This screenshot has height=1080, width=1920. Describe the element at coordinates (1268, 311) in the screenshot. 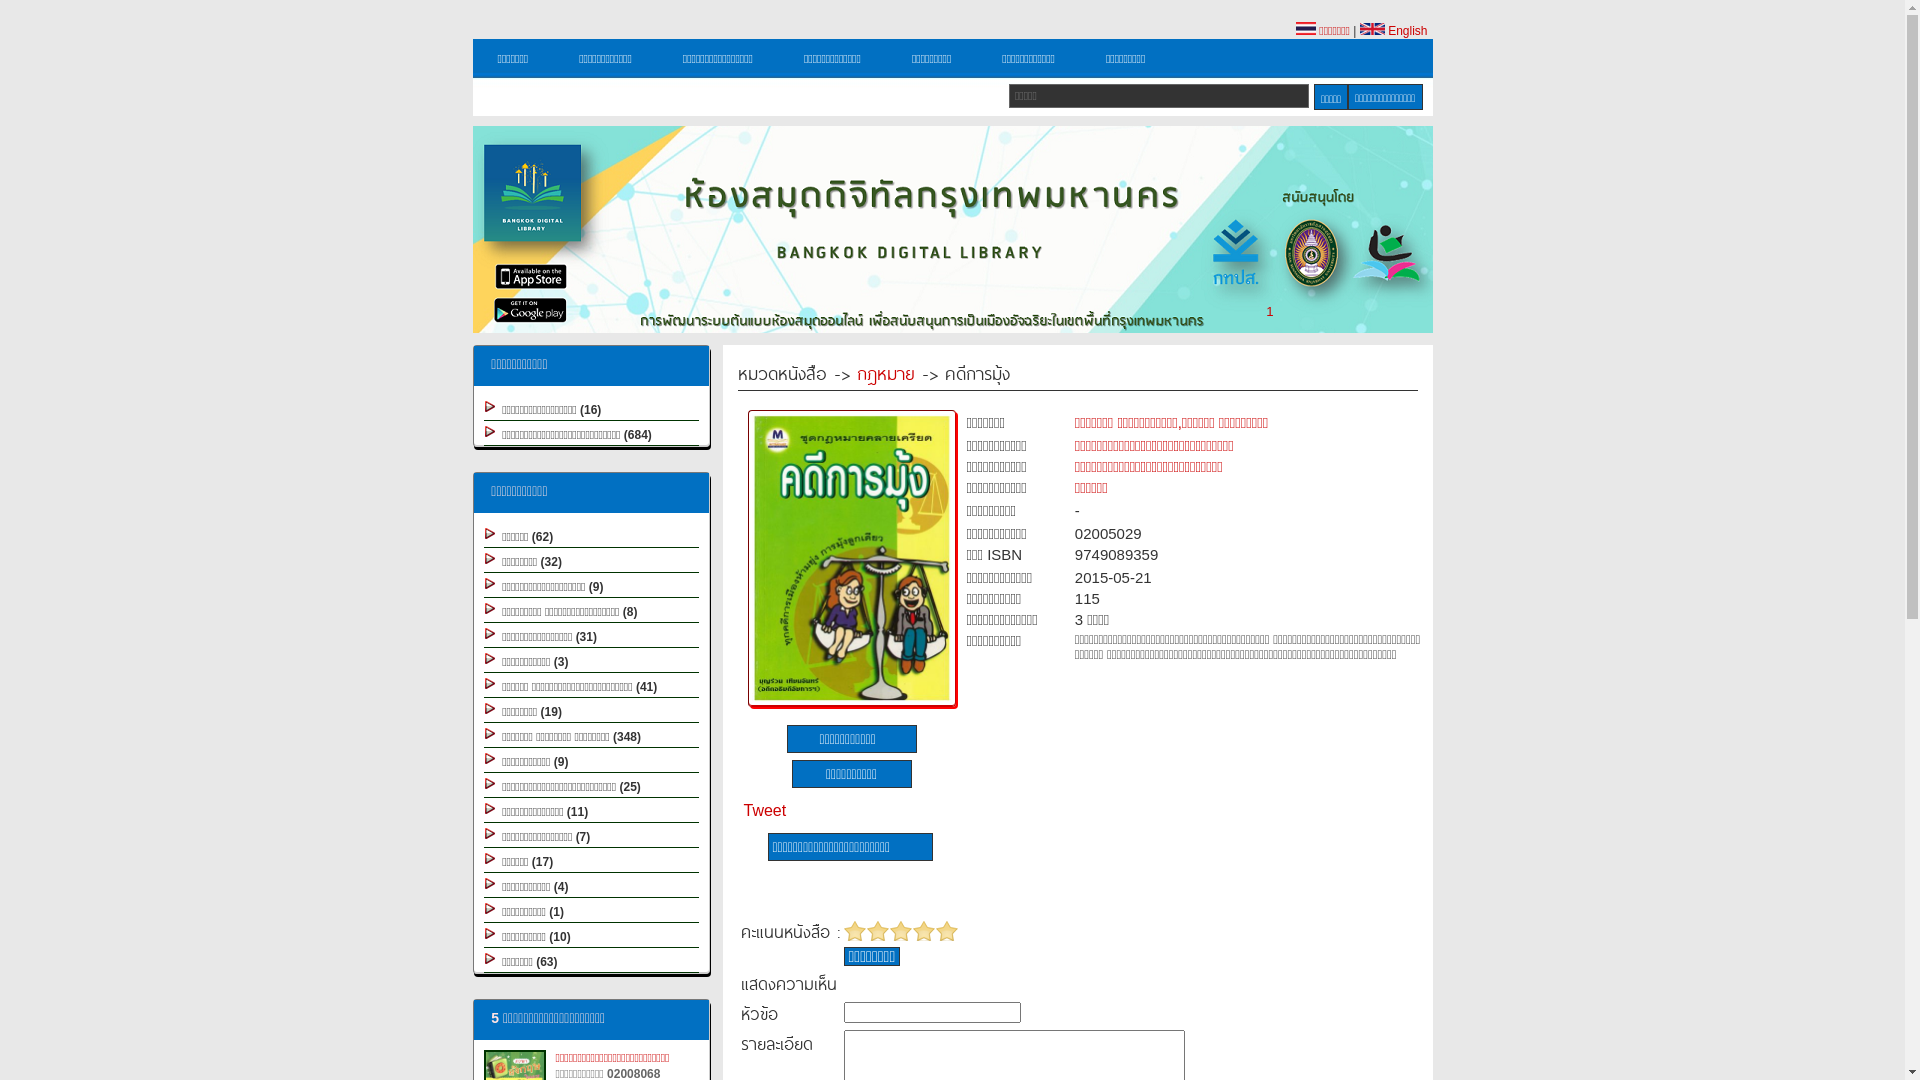

I see `'1'` at that location.